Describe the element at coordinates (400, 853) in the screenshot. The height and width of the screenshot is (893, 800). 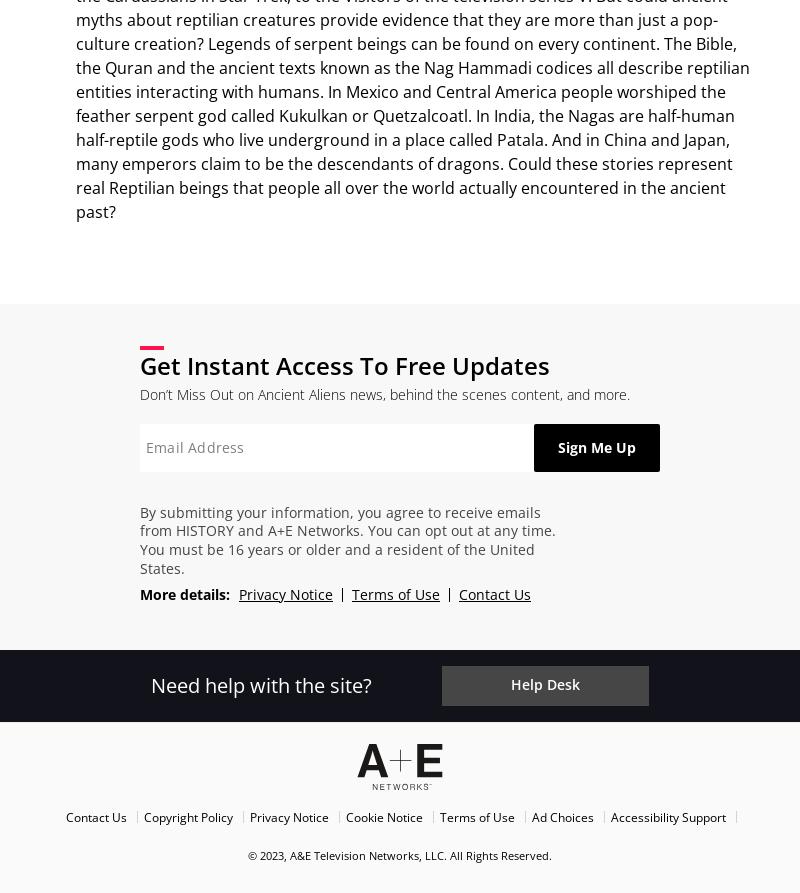
I see `'© 2023, A&E Television Networks, LLC. All Rights Reserved.'` at that location.